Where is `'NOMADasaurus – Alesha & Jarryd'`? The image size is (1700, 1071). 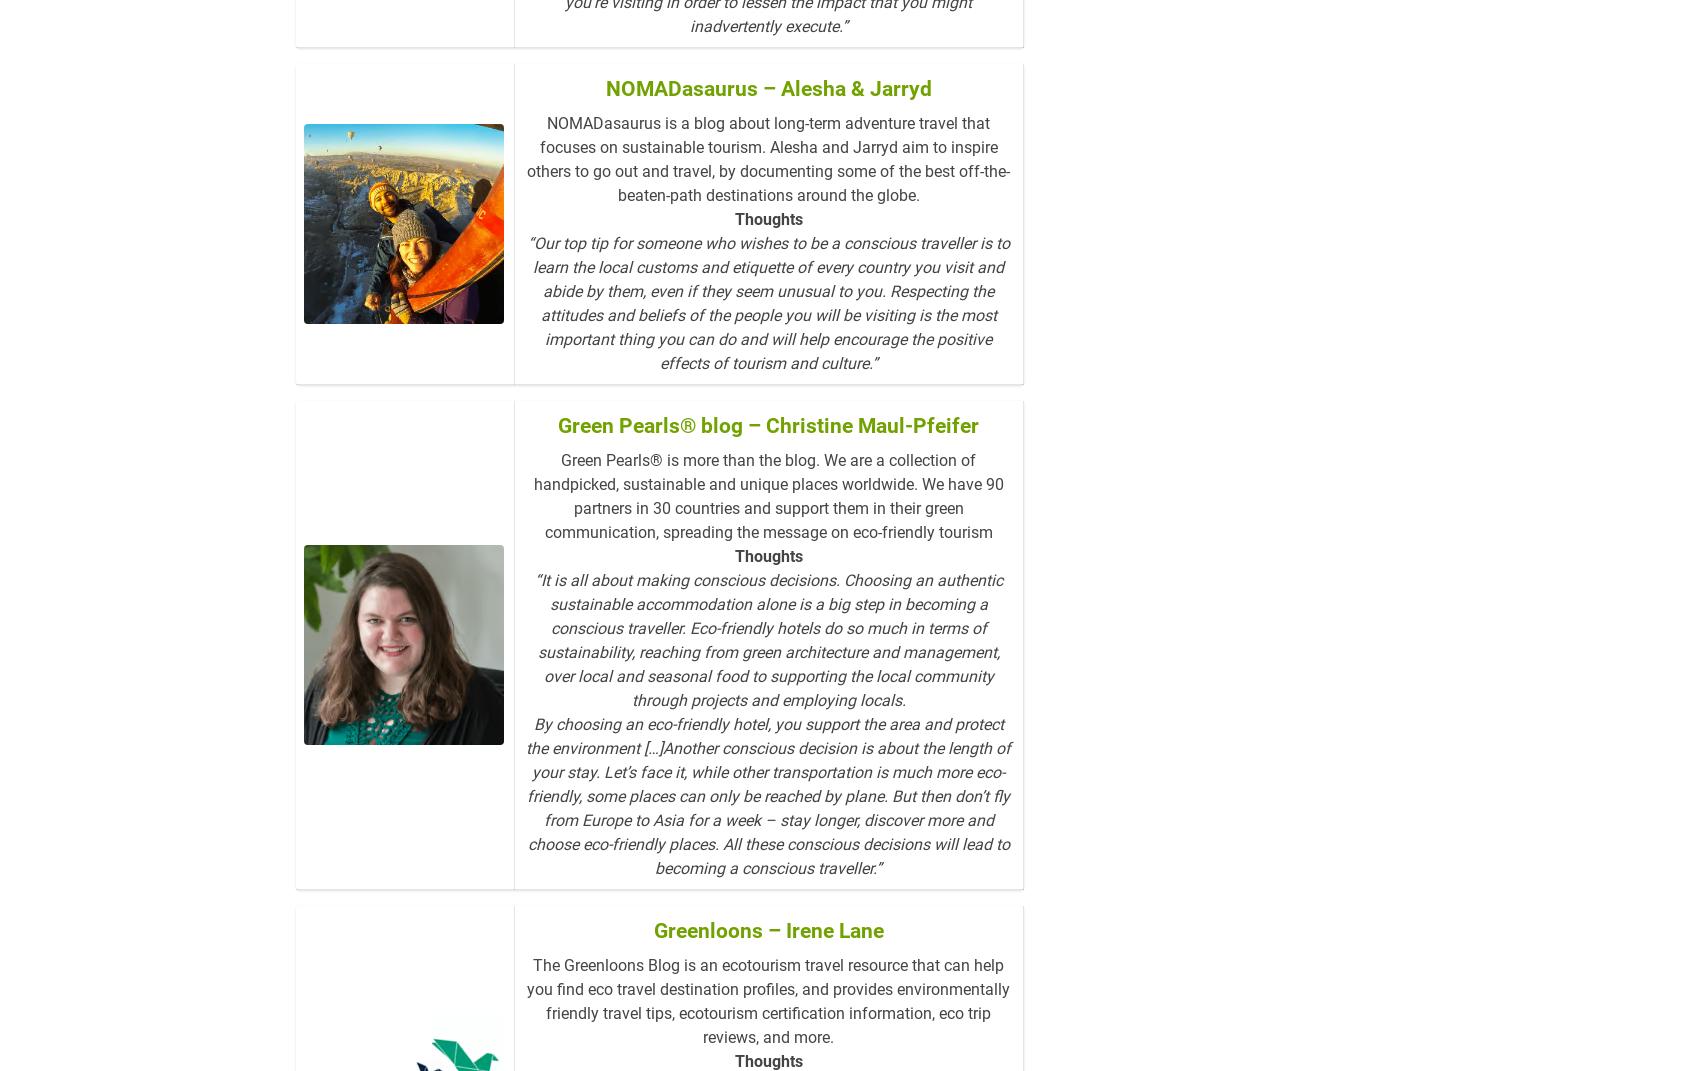 'NOMADasaurus – Alesha & Jarryd' is located at coordinates (767, 88).